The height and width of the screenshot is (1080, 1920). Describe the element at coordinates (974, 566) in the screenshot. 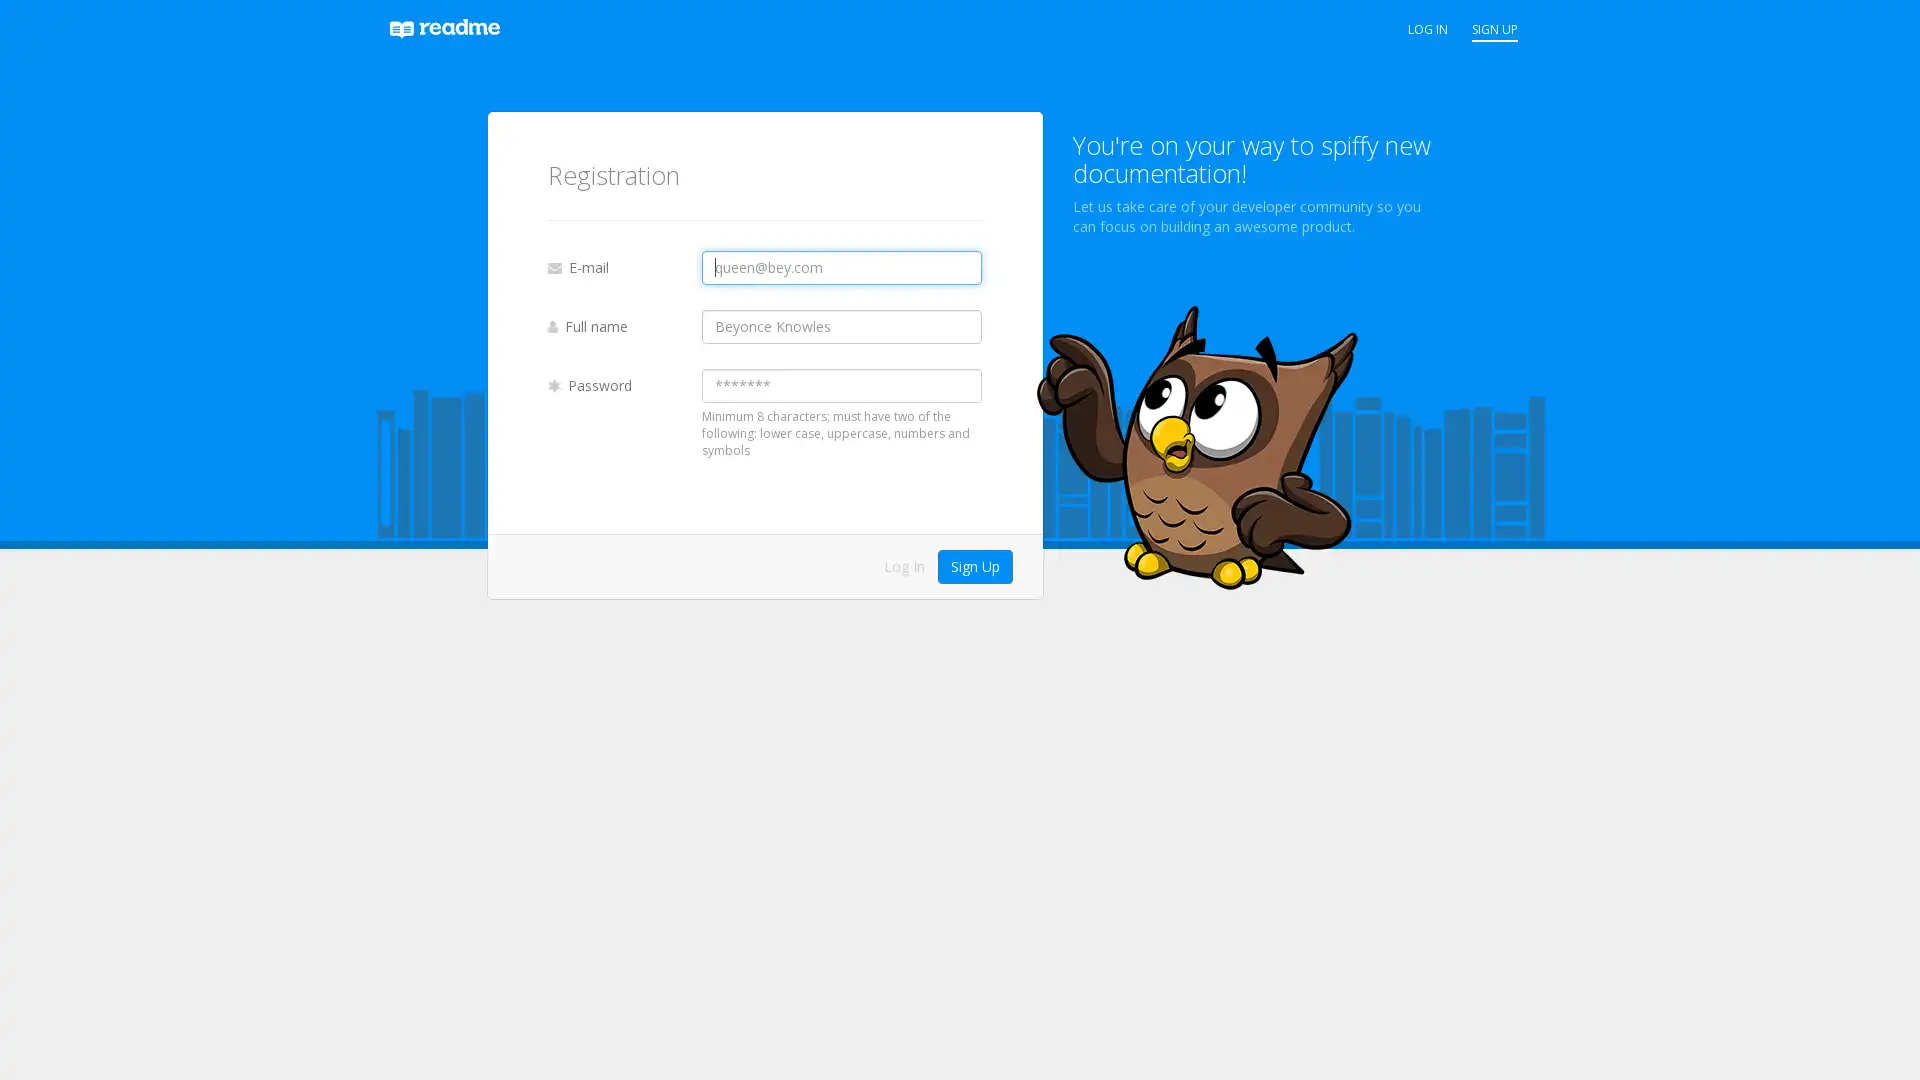

I see `Sign Up` at that location.